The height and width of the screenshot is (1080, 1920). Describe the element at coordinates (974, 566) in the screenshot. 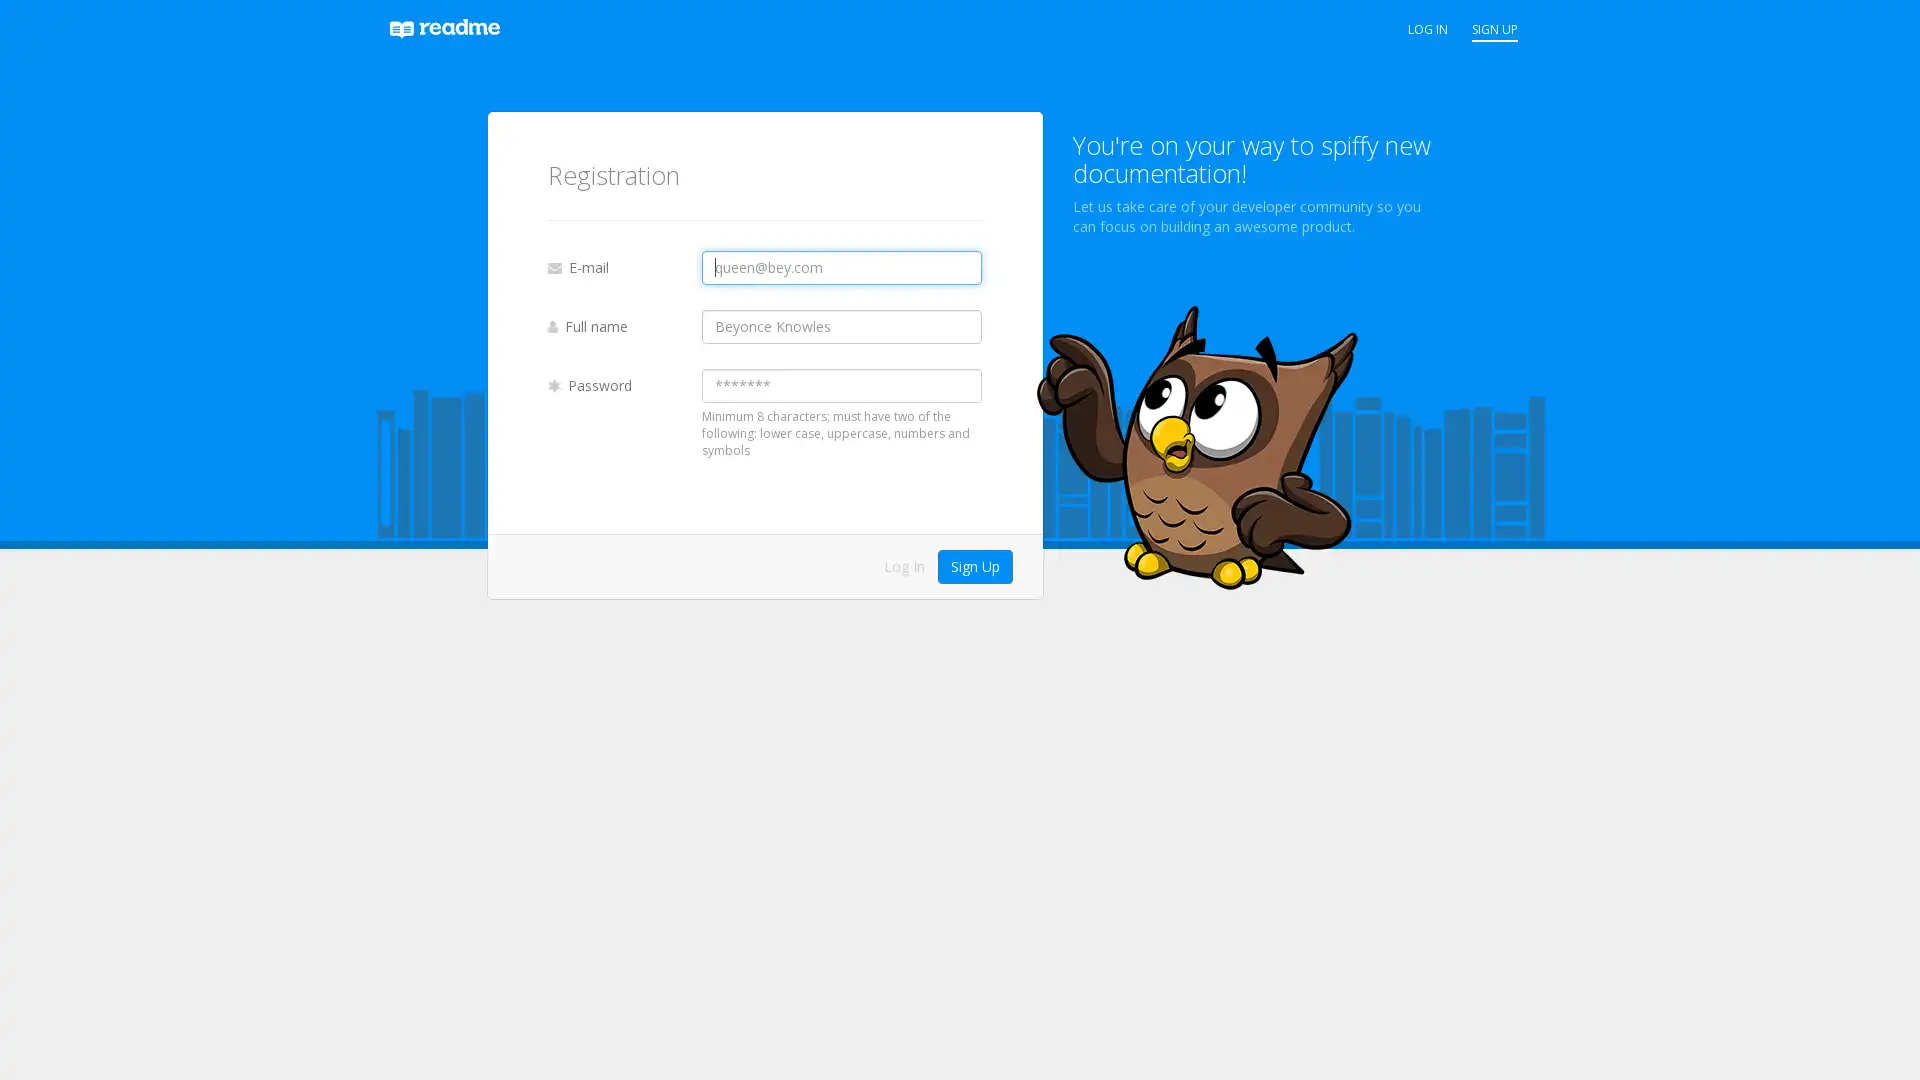

I see `Sign Up` at that location.